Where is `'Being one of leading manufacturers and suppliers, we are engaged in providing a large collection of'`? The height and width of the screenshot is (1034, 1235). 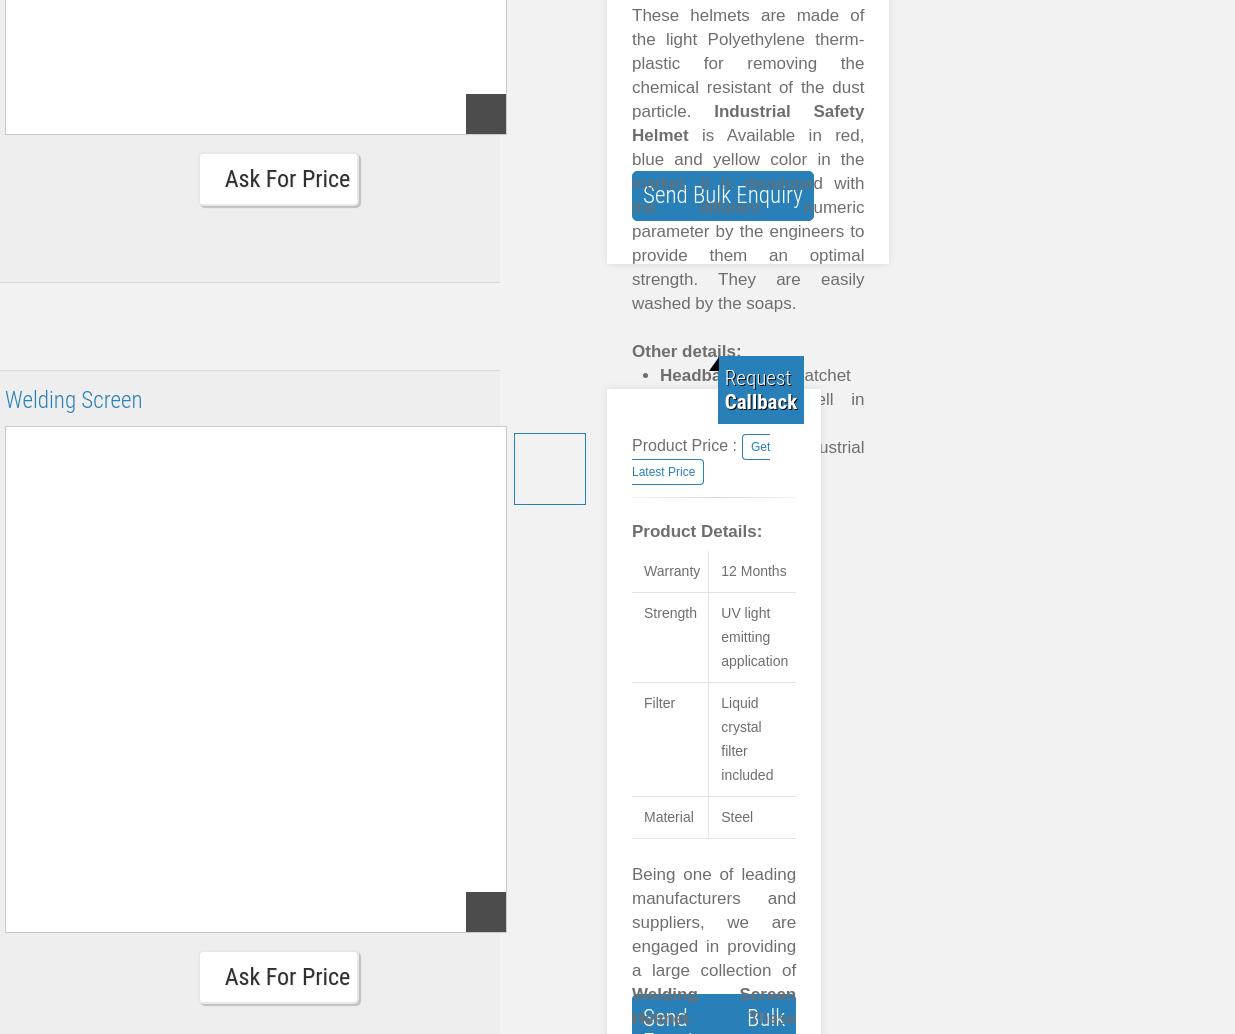
'Being one of leading manufacturers and suppliers, we are engaged in providing a large collection of' is located at coordinates (713, 921).